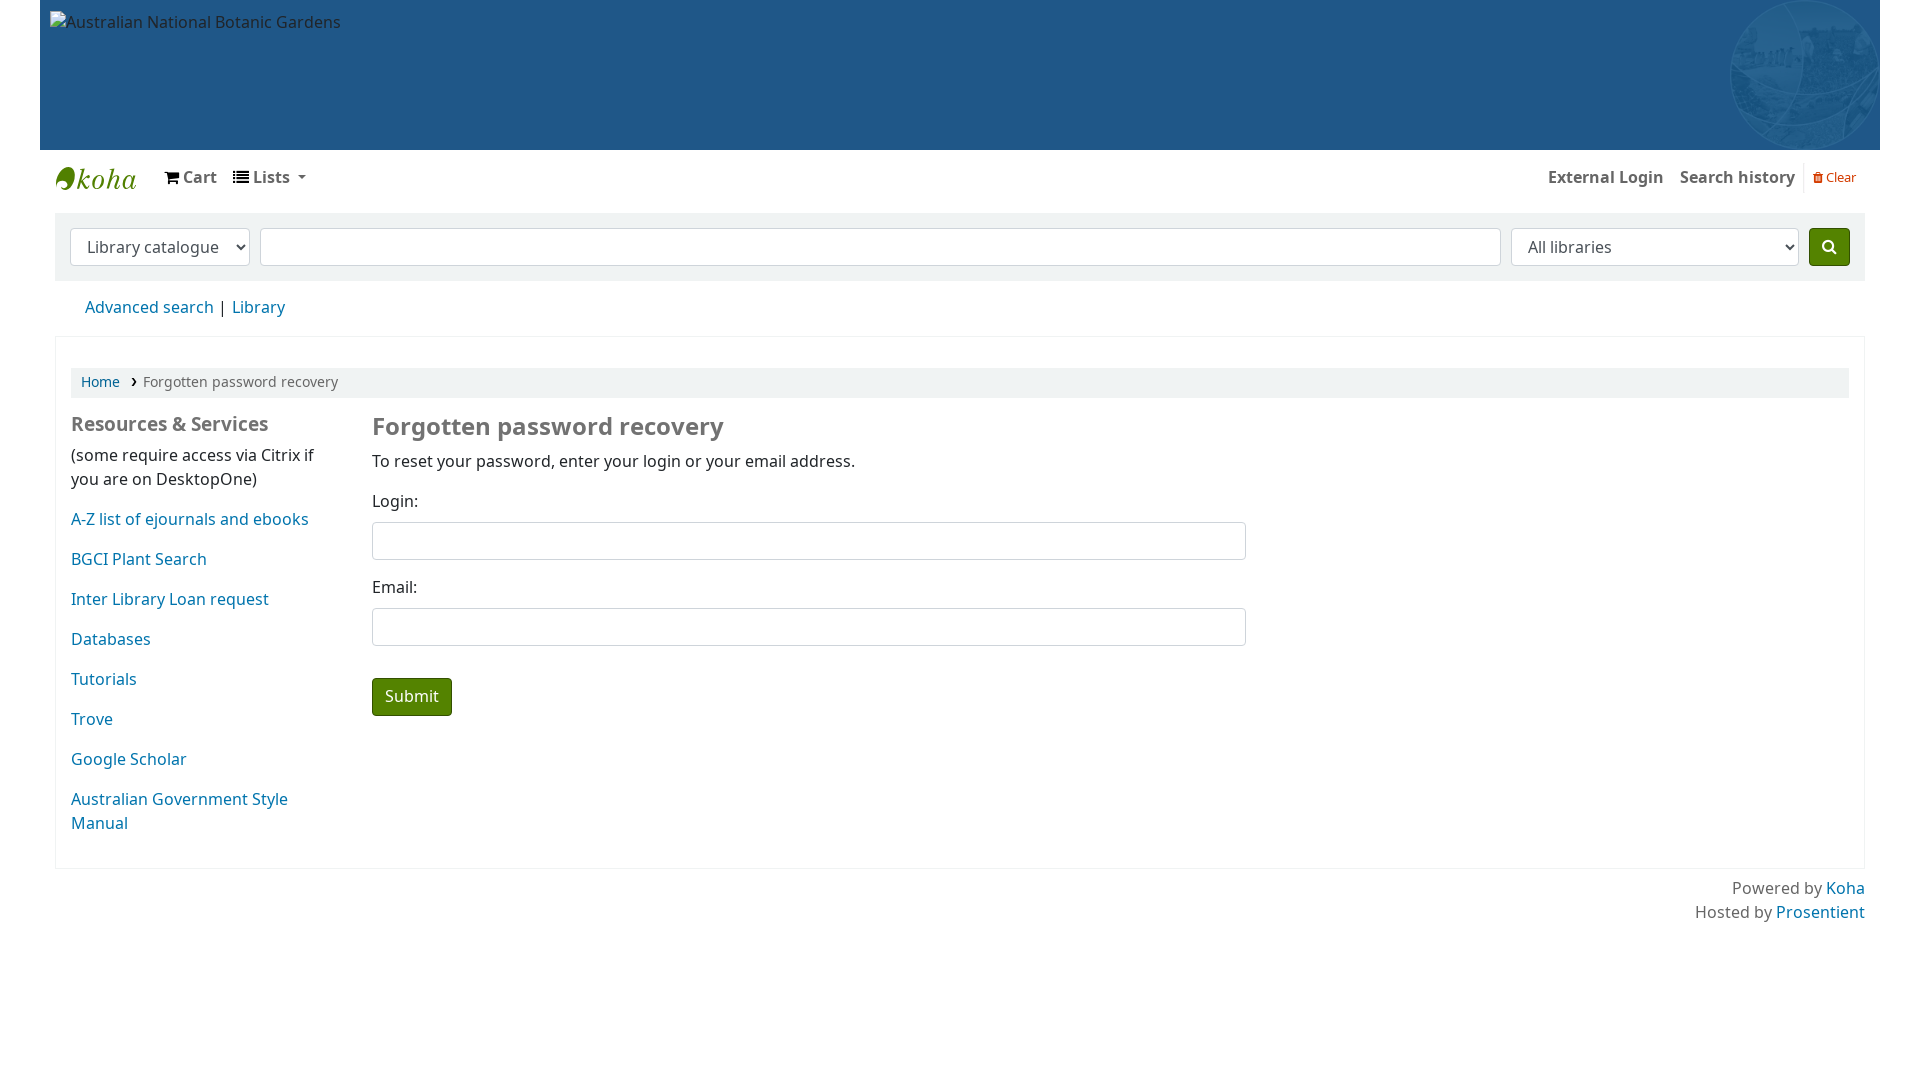 This screenshot has height=1080, width=1920. Describe the element at coordinates (1844, 887) in the screenshot. I see `'Koha'` at that location.